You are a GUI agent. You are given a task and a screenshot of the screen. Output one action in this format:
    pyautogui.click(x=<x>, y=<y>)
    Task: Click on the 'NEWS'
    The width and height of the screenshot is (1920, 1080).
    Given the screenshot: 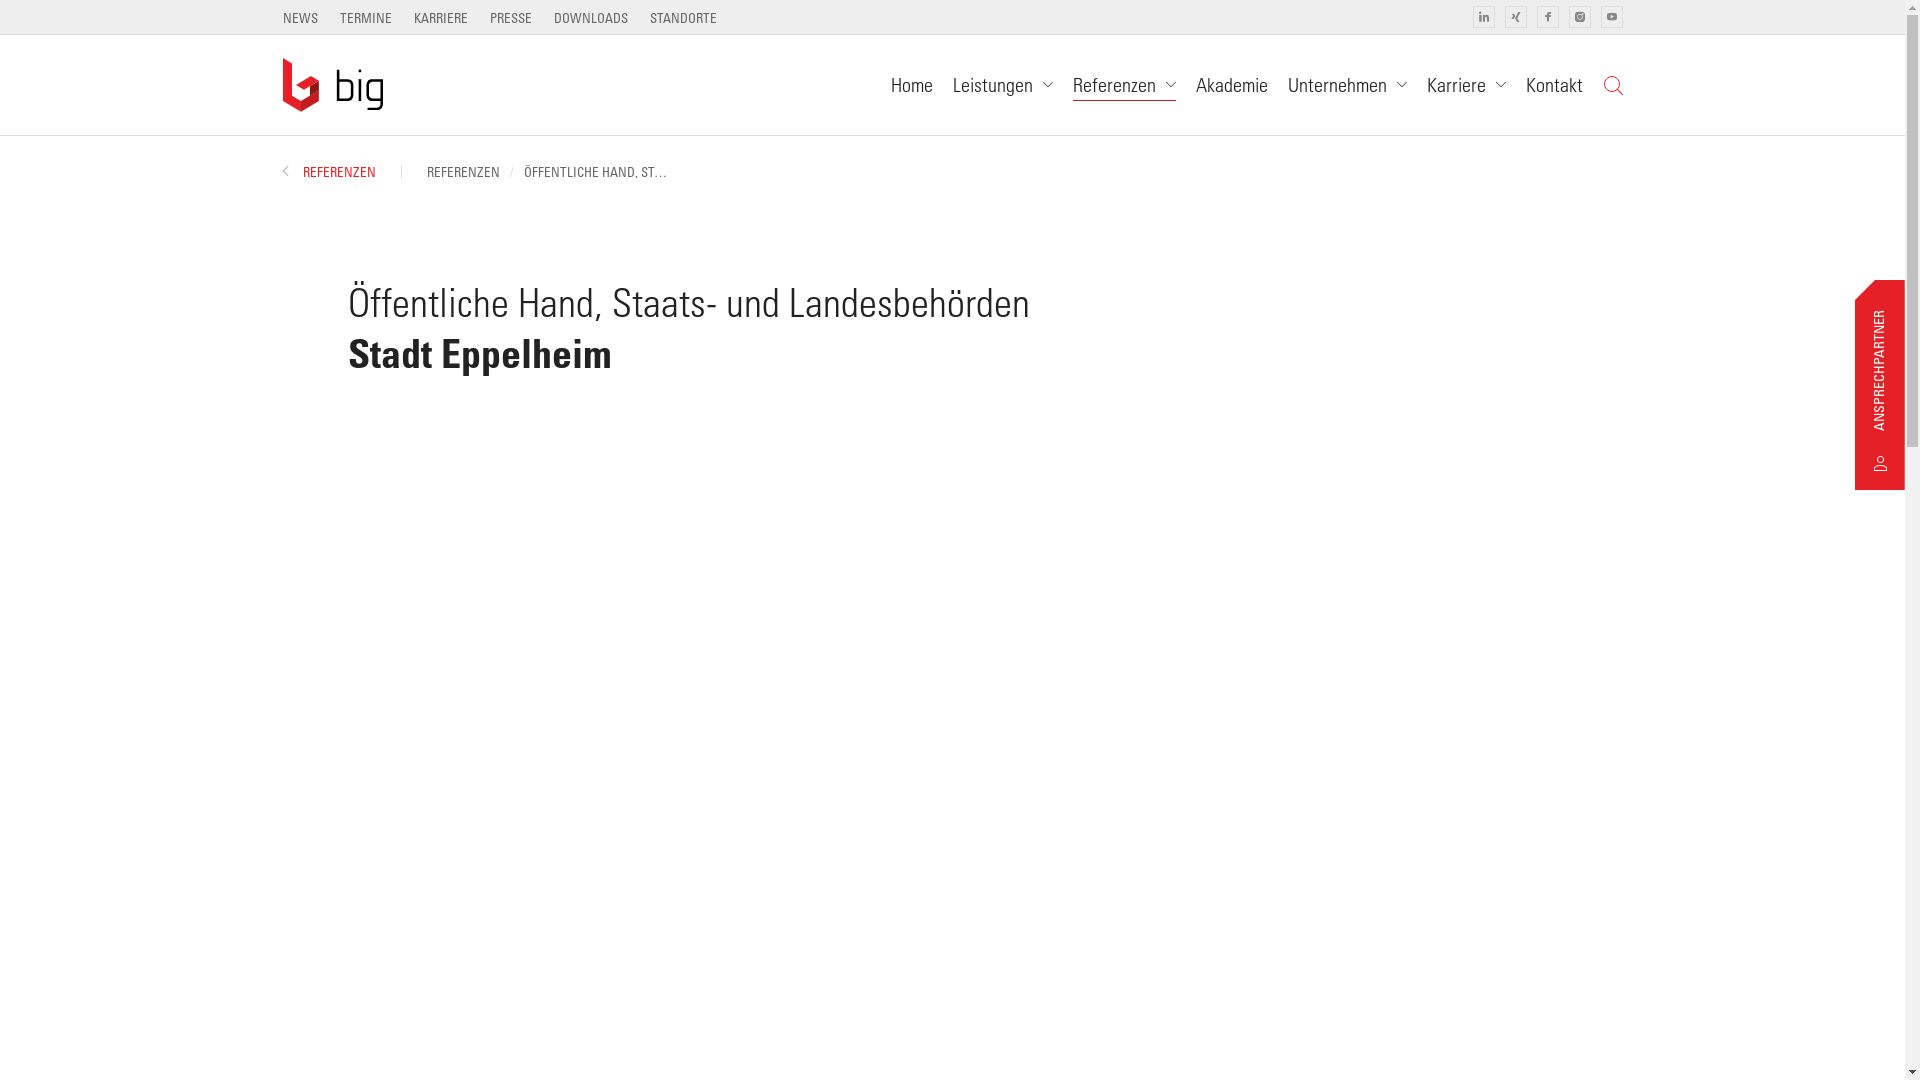 What is the action you would take?
    pyautogui.click(x=298, y=17)
    